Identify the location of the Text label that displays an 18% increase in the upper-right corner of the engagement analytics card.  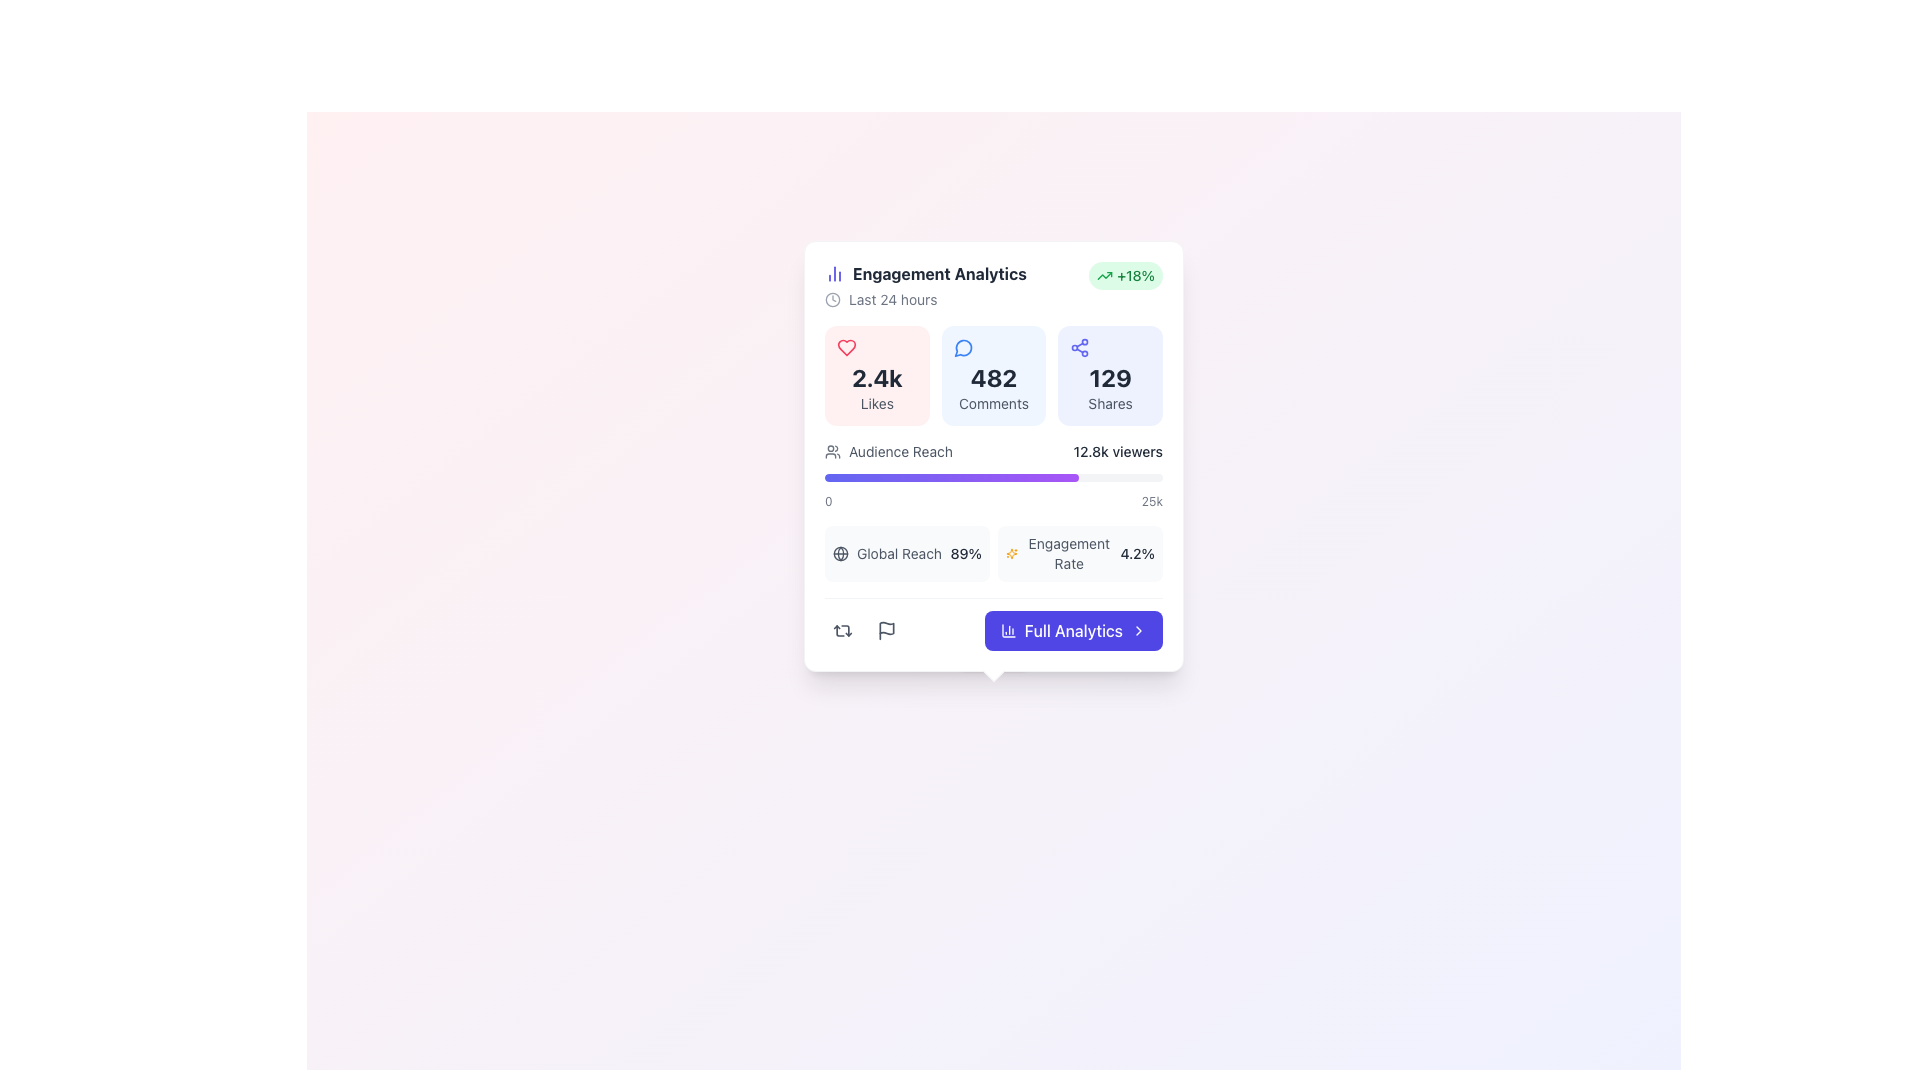
(1136, 276).